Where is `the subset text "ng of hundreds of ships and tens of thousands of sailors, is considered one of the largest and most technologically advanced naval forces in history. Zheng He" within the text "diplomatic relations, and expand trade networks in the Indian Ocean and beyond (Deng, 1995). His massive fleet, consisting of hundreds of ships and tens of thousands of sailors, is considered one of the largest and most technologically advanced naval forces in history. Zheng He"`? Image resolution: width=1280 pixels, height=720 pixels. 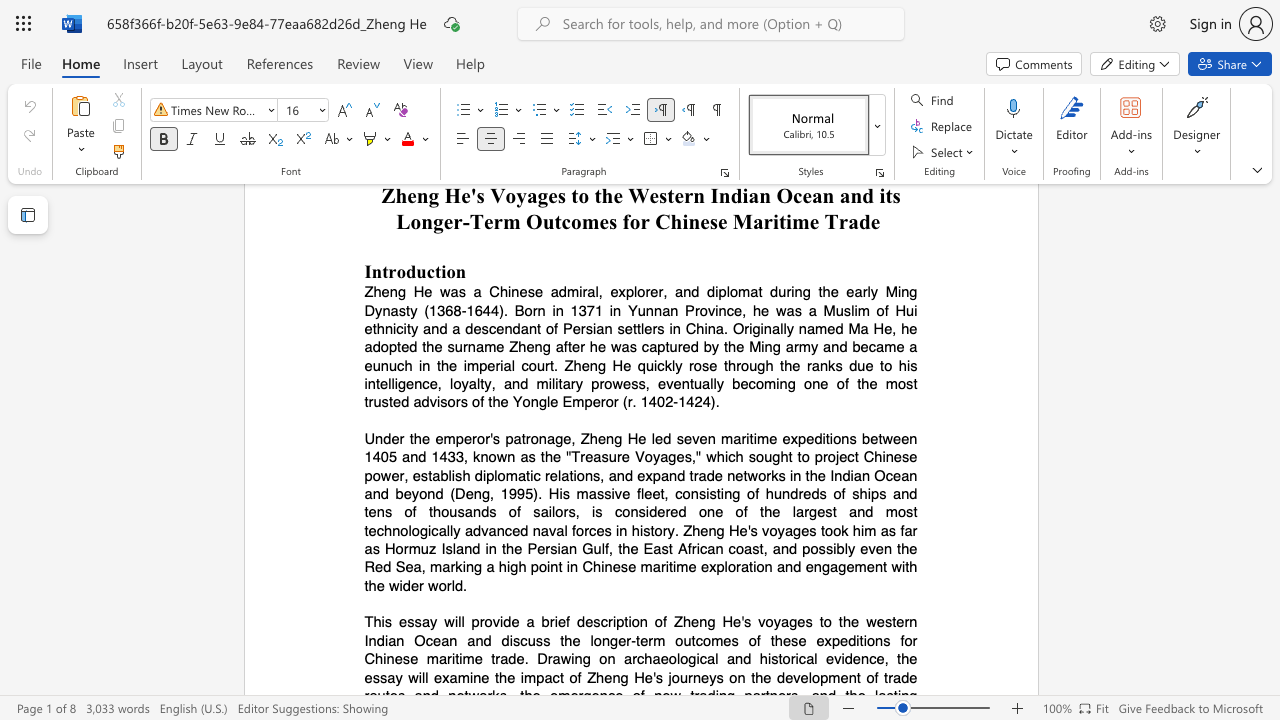 the subset text "ng of hundreds of ships and tens of thousands of sailors, is considered one of the largest and most technologically advanced naval forces in history. Zheng He" within the text "diplomatic relations, and expand trade networks in the Indian Ocean and beyond (Deng, 1995). His massive fleet, consisting of hundreds of ships and tens of thousands of sailors, is considered one of the largest and most technologically advanced naval forces in history. Zheng He" is located at coordinates (723, 494).